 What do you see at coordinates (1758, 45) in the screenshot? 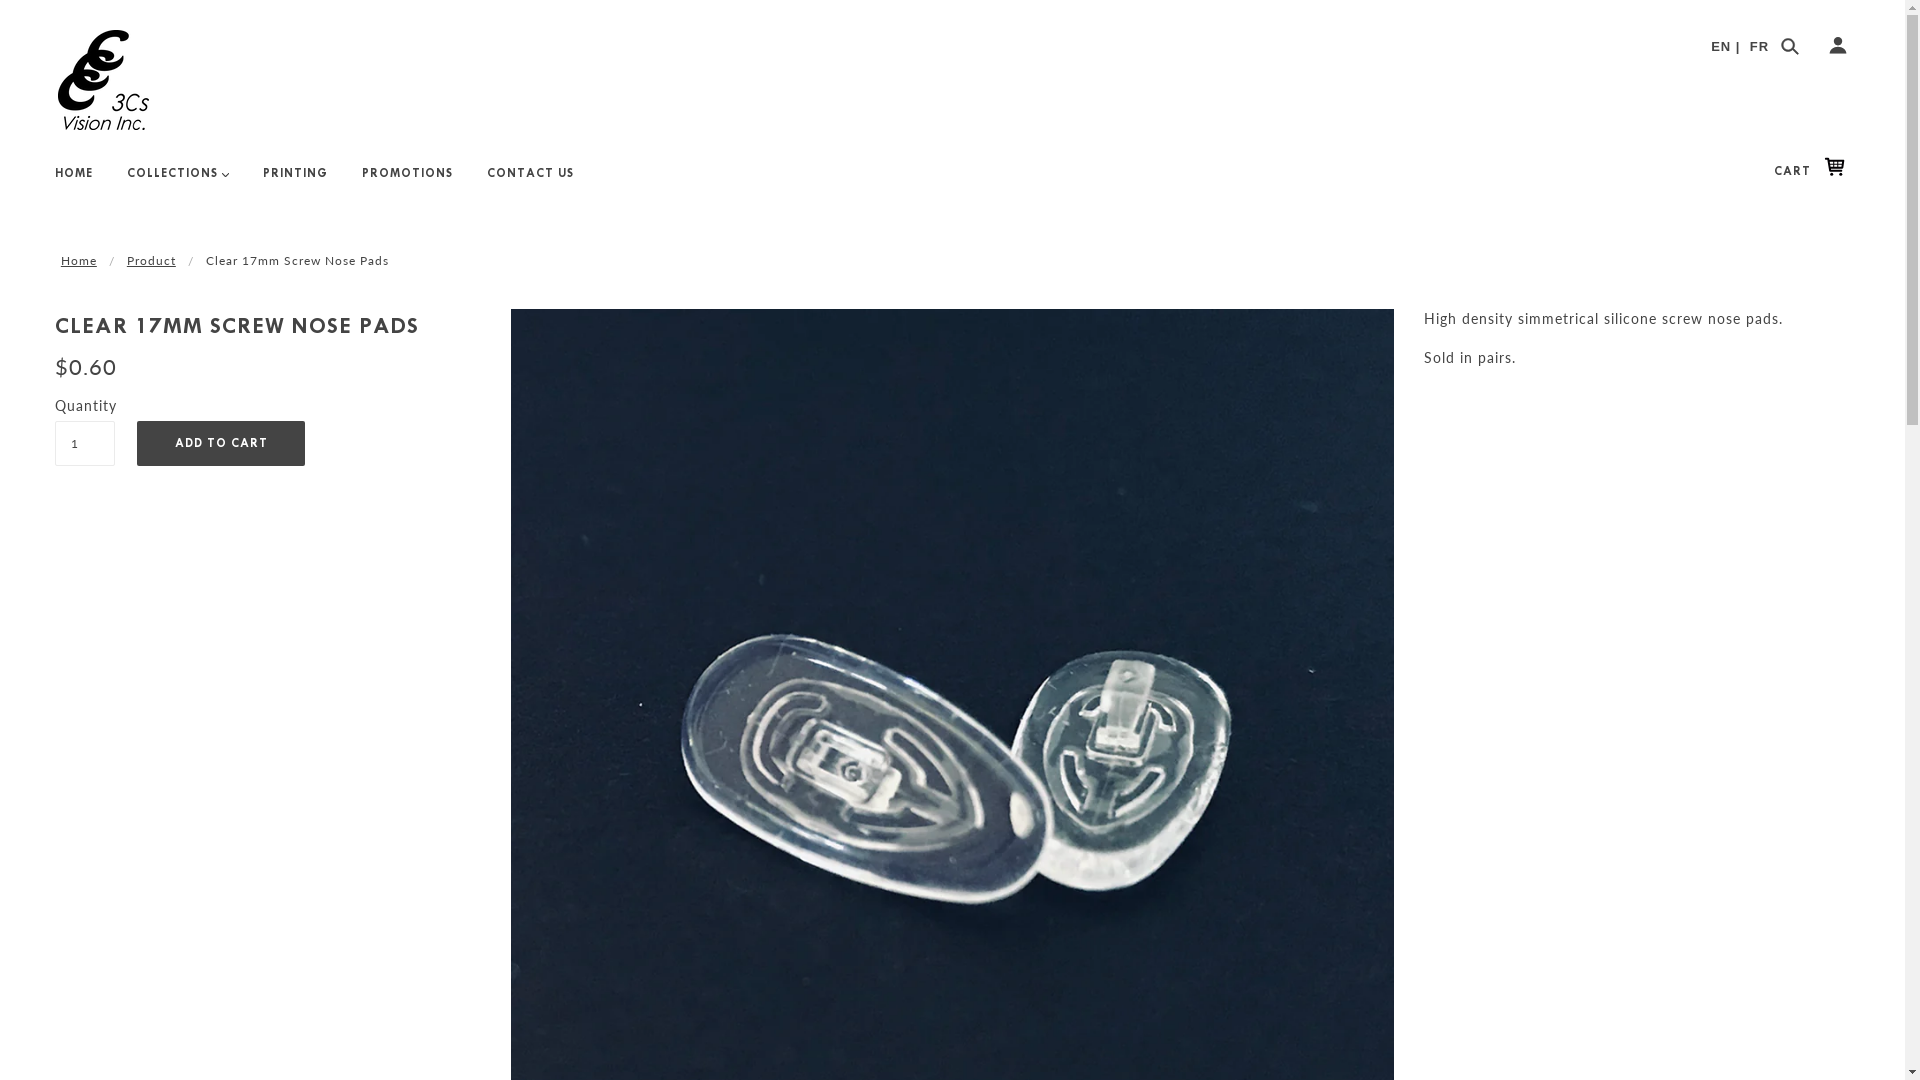
I see `'FR'` at bounding box center [1758, 45].